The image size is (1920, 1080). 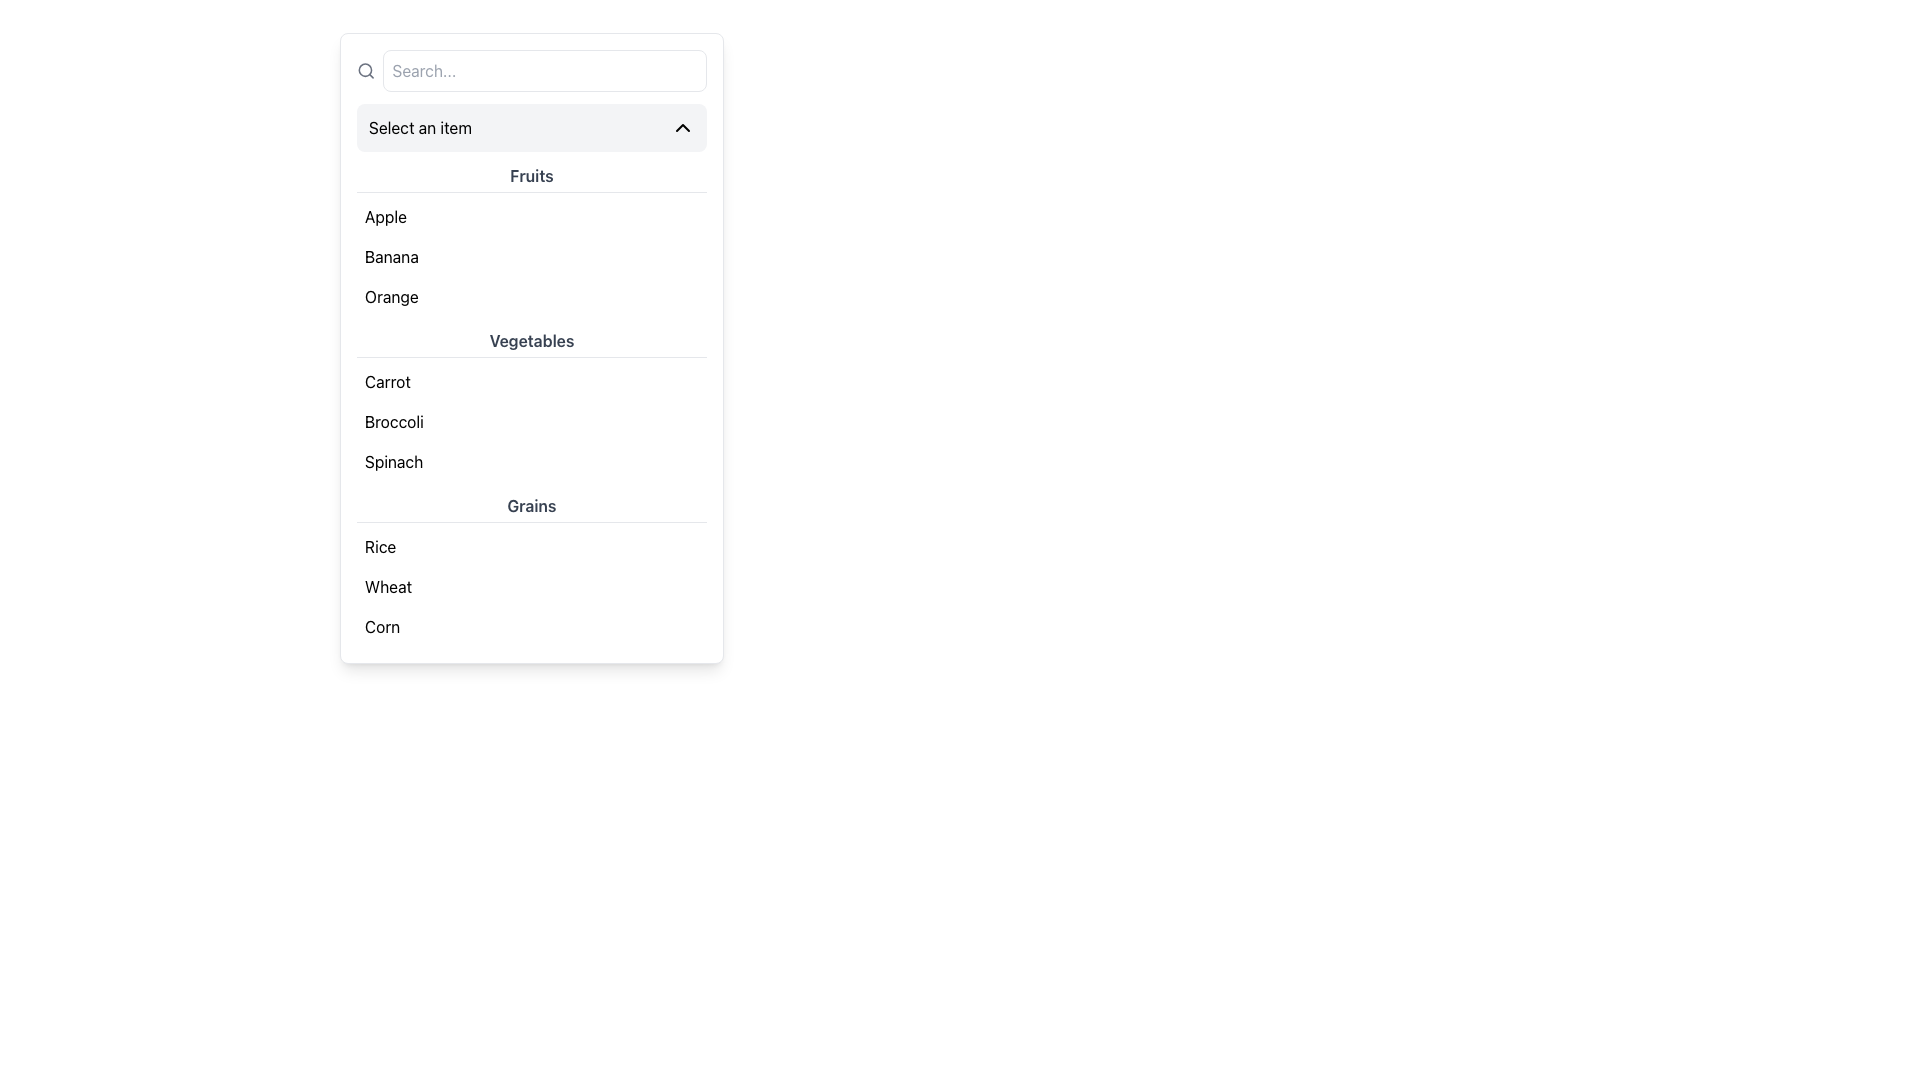 I want to click on the list item representing 'Broccoli', which is the second item in the 'Vegetables' section of the list, so click(x=532, y=420).